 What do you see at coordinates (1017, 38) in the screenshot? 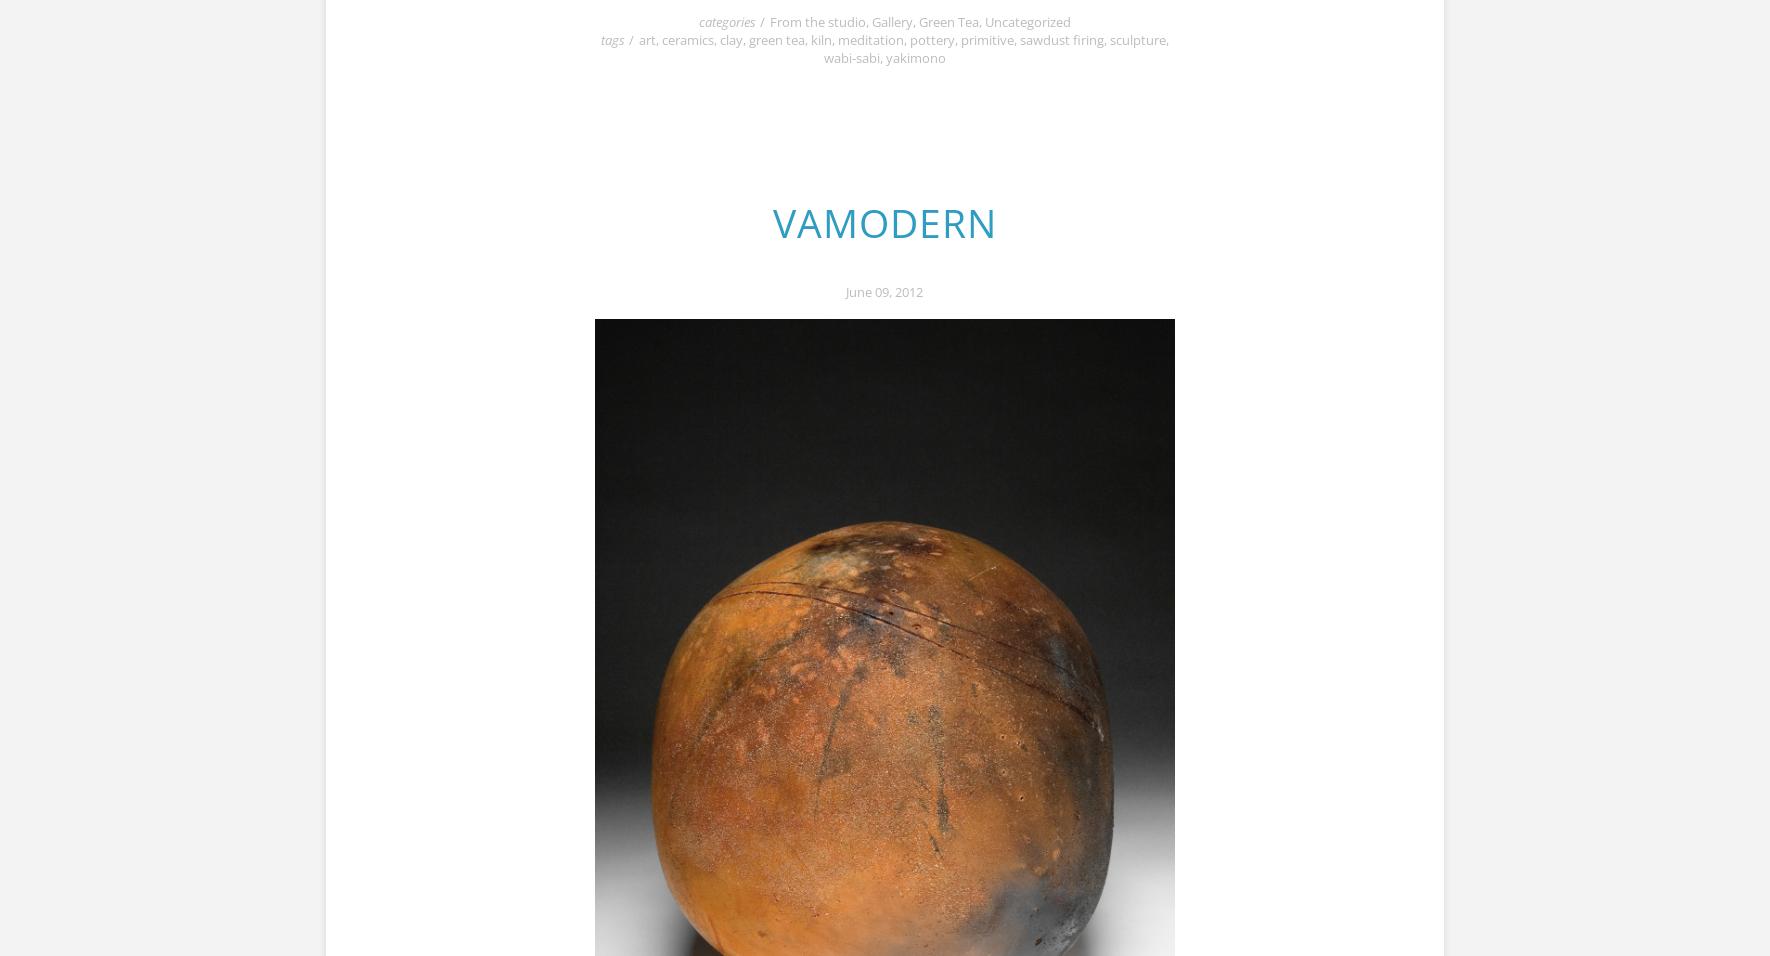
I see `'sawdust firing'` at bounding box center [1017, 38].